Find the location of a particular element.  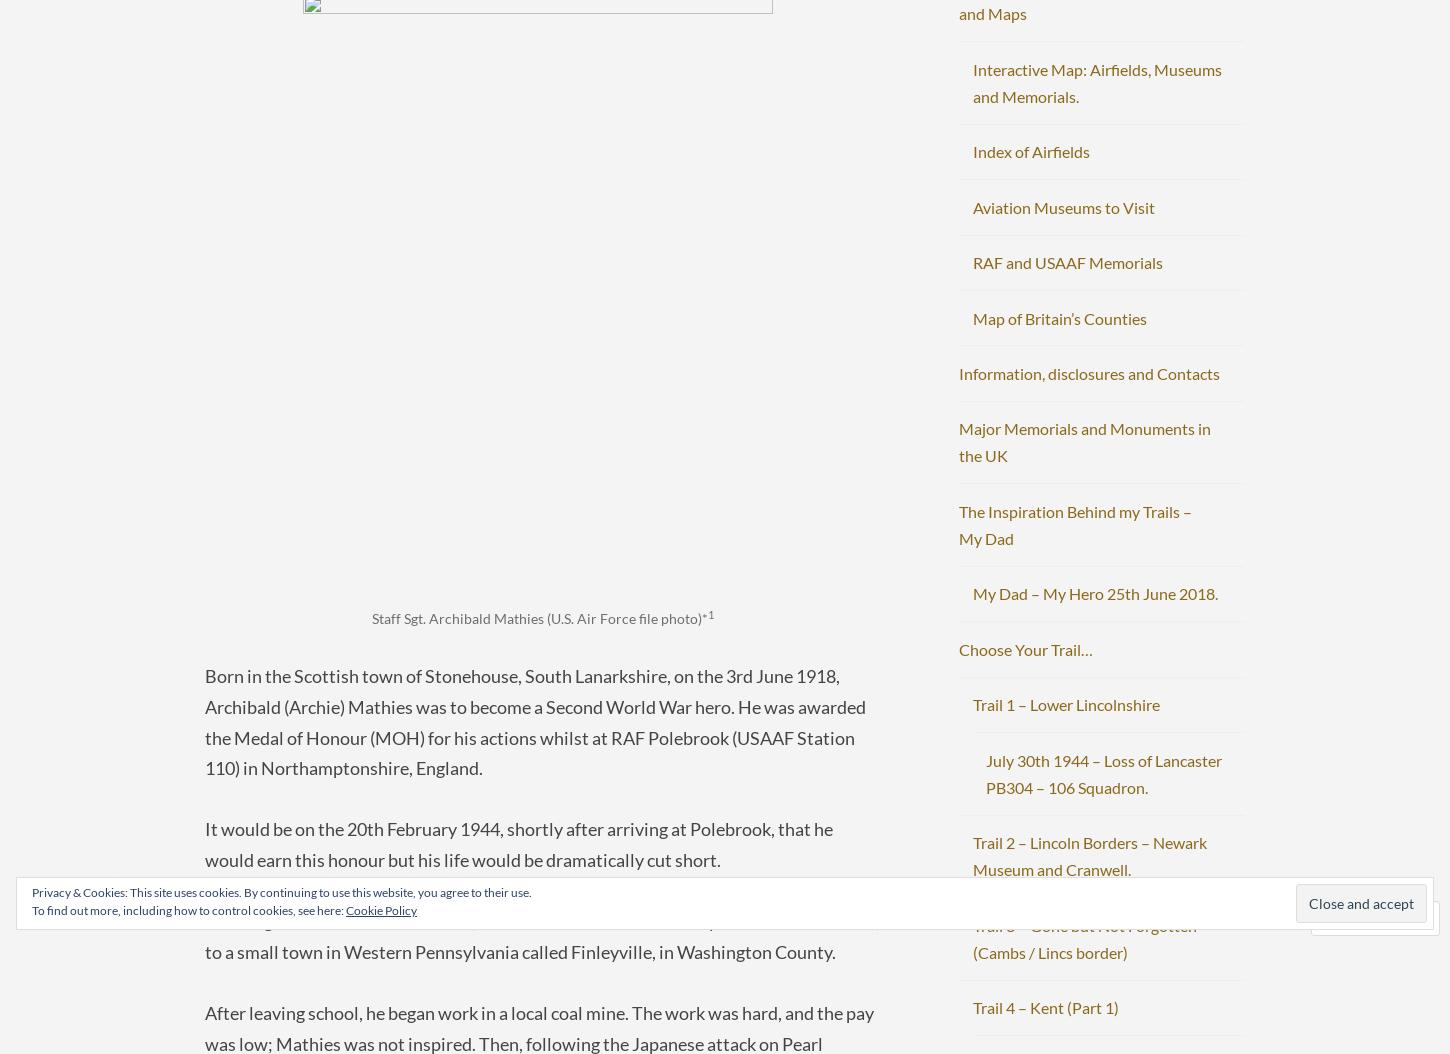

'Staff Sgt. Archibald Mathies (U.S. Air Force file photo)*' is located at coordinates (371, 617).